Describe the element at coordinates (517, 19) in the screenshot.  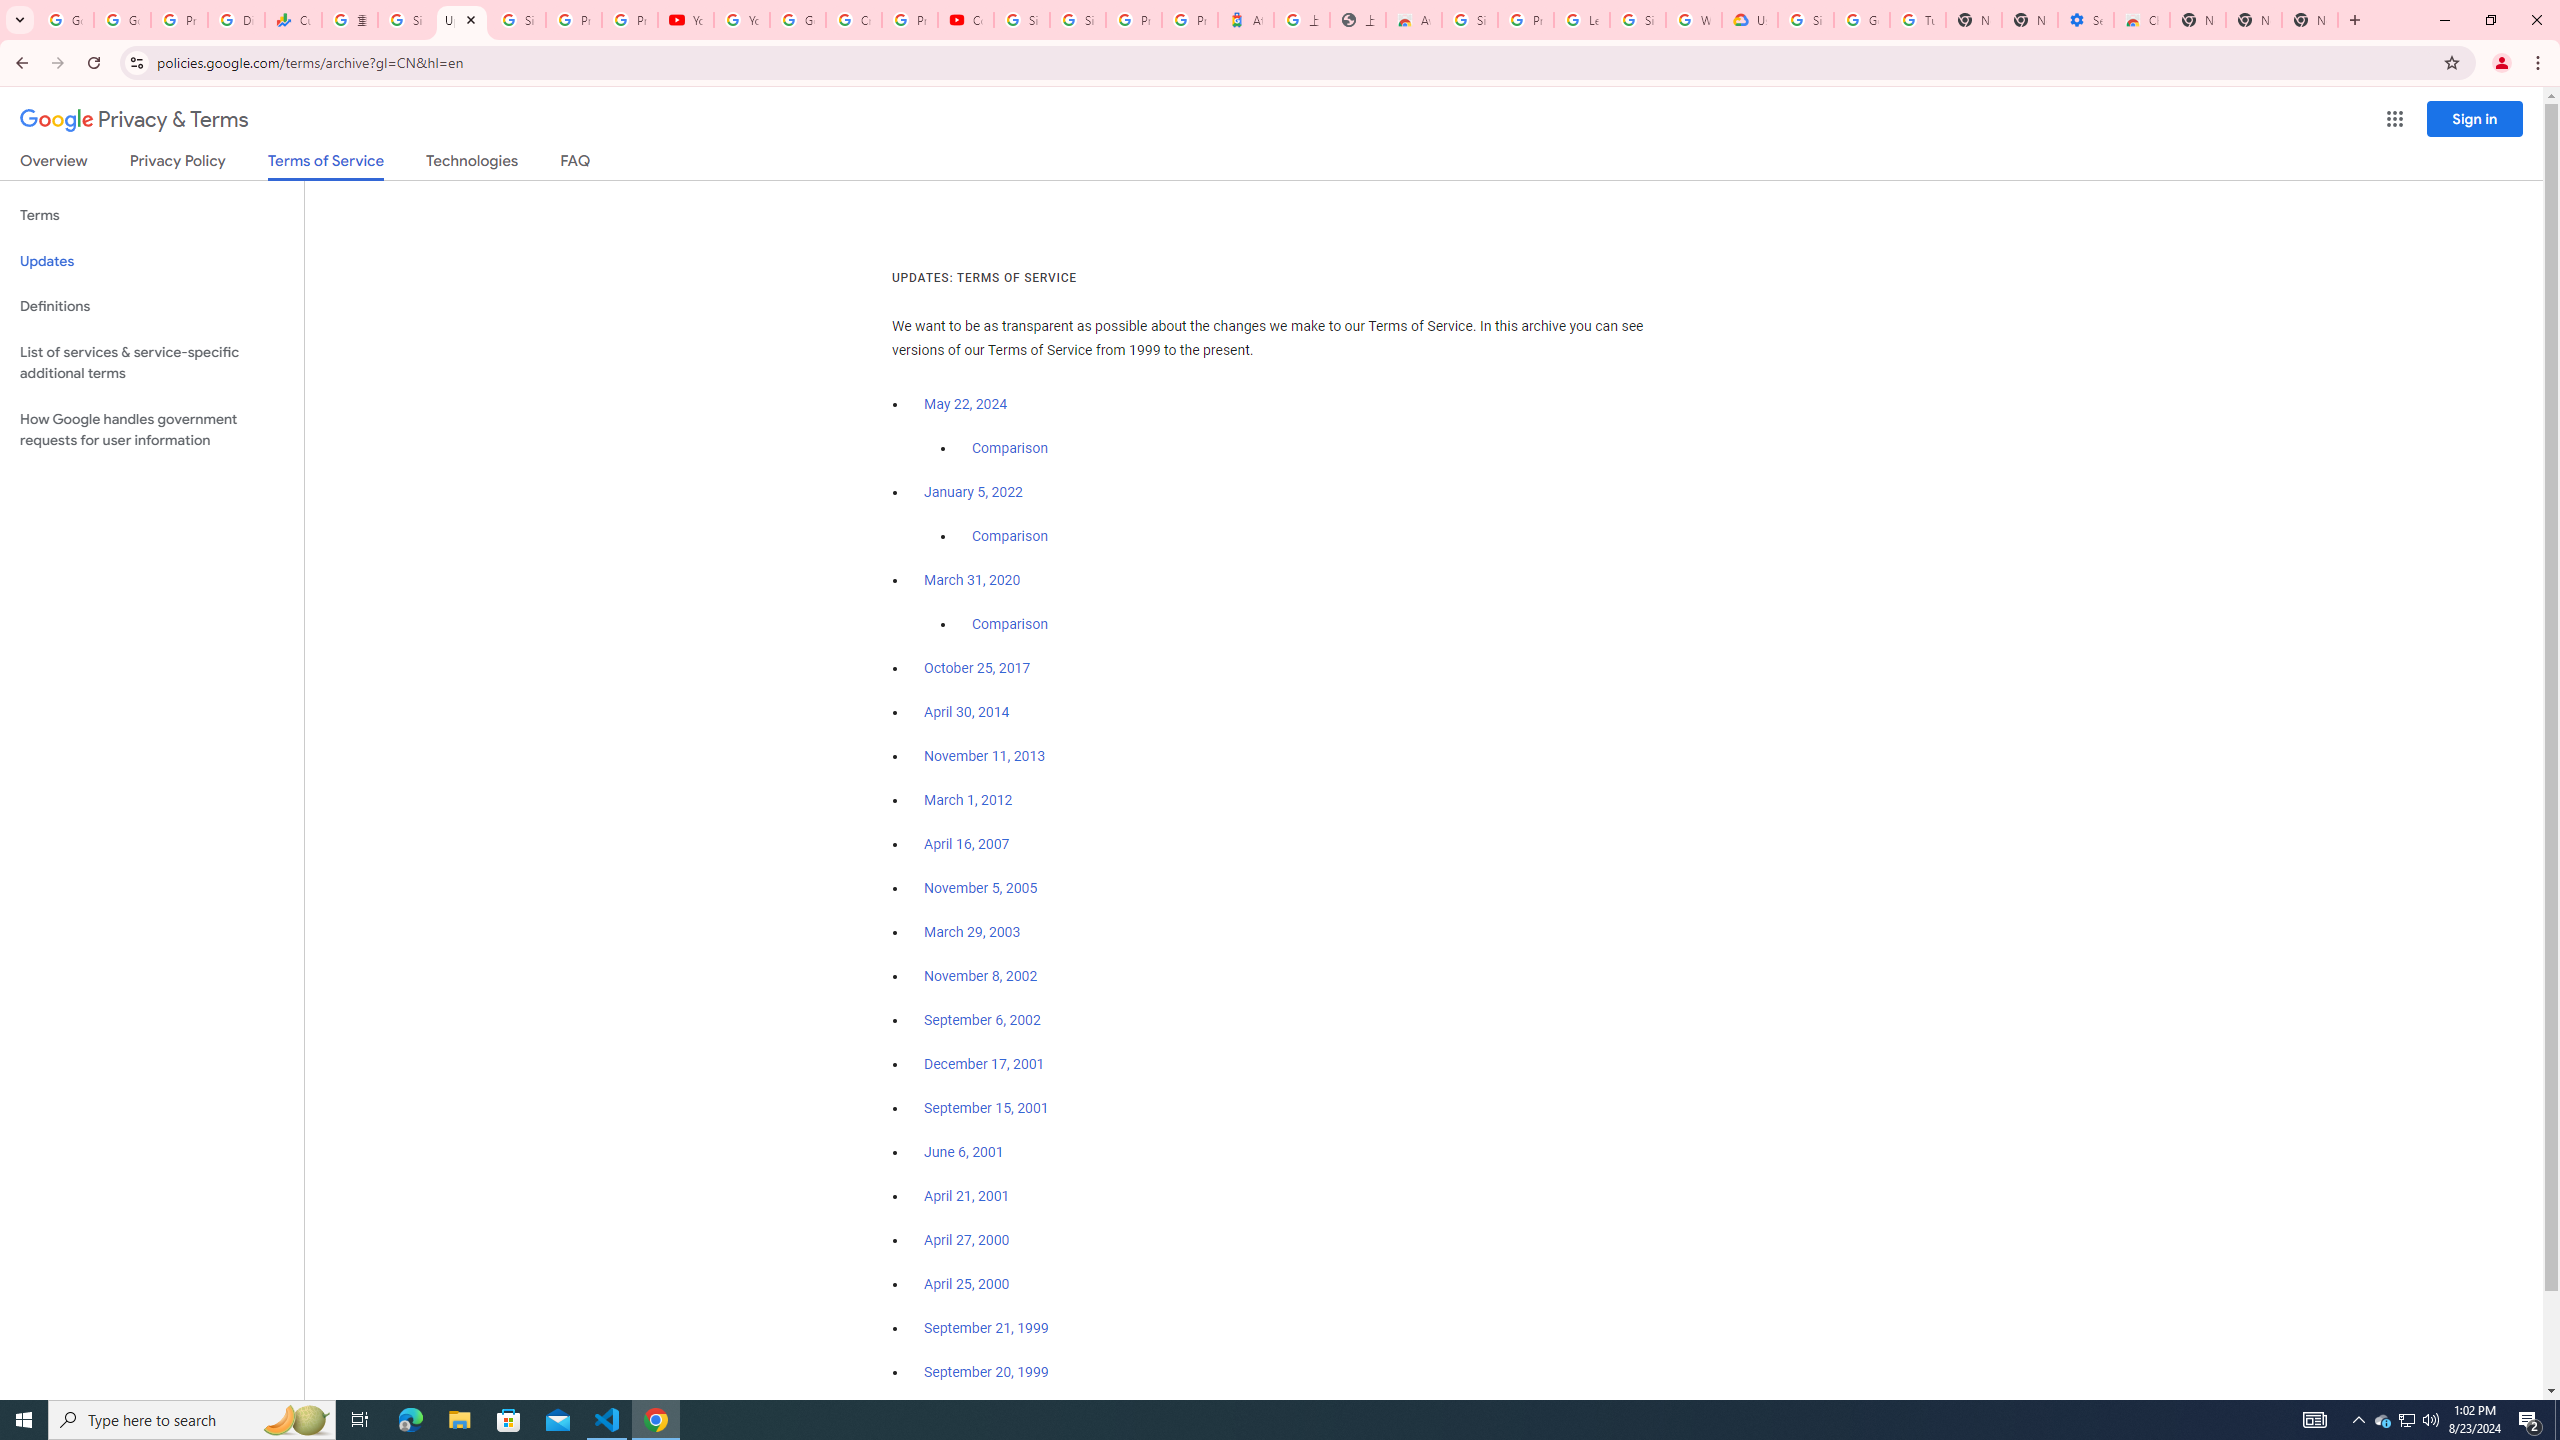
I see `'Sign in - Google Accounts'` at that location.